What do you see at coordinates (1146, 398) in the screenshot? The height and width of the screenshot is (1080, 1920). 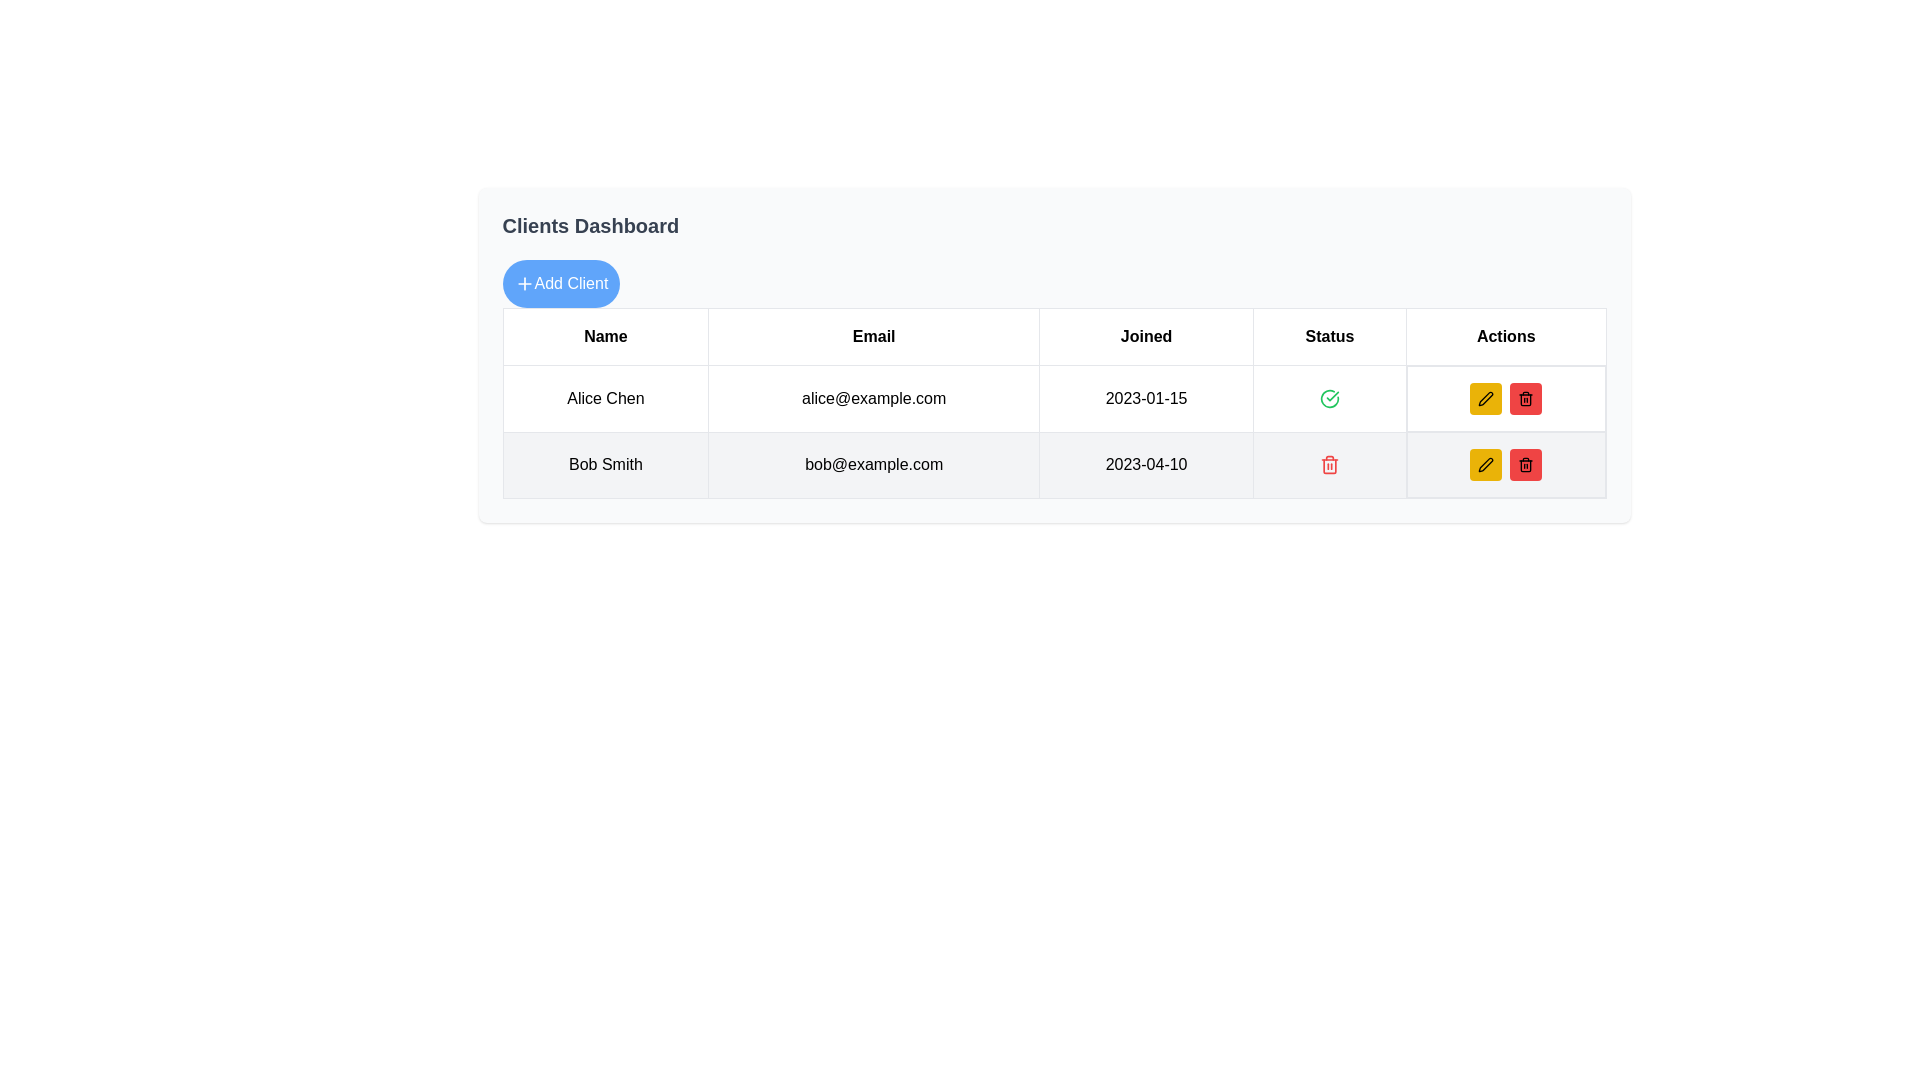 I see `the static text label displaying '2023-01-15' in the 'Joined' column of the user information table` at bounding box center [1146, 398].